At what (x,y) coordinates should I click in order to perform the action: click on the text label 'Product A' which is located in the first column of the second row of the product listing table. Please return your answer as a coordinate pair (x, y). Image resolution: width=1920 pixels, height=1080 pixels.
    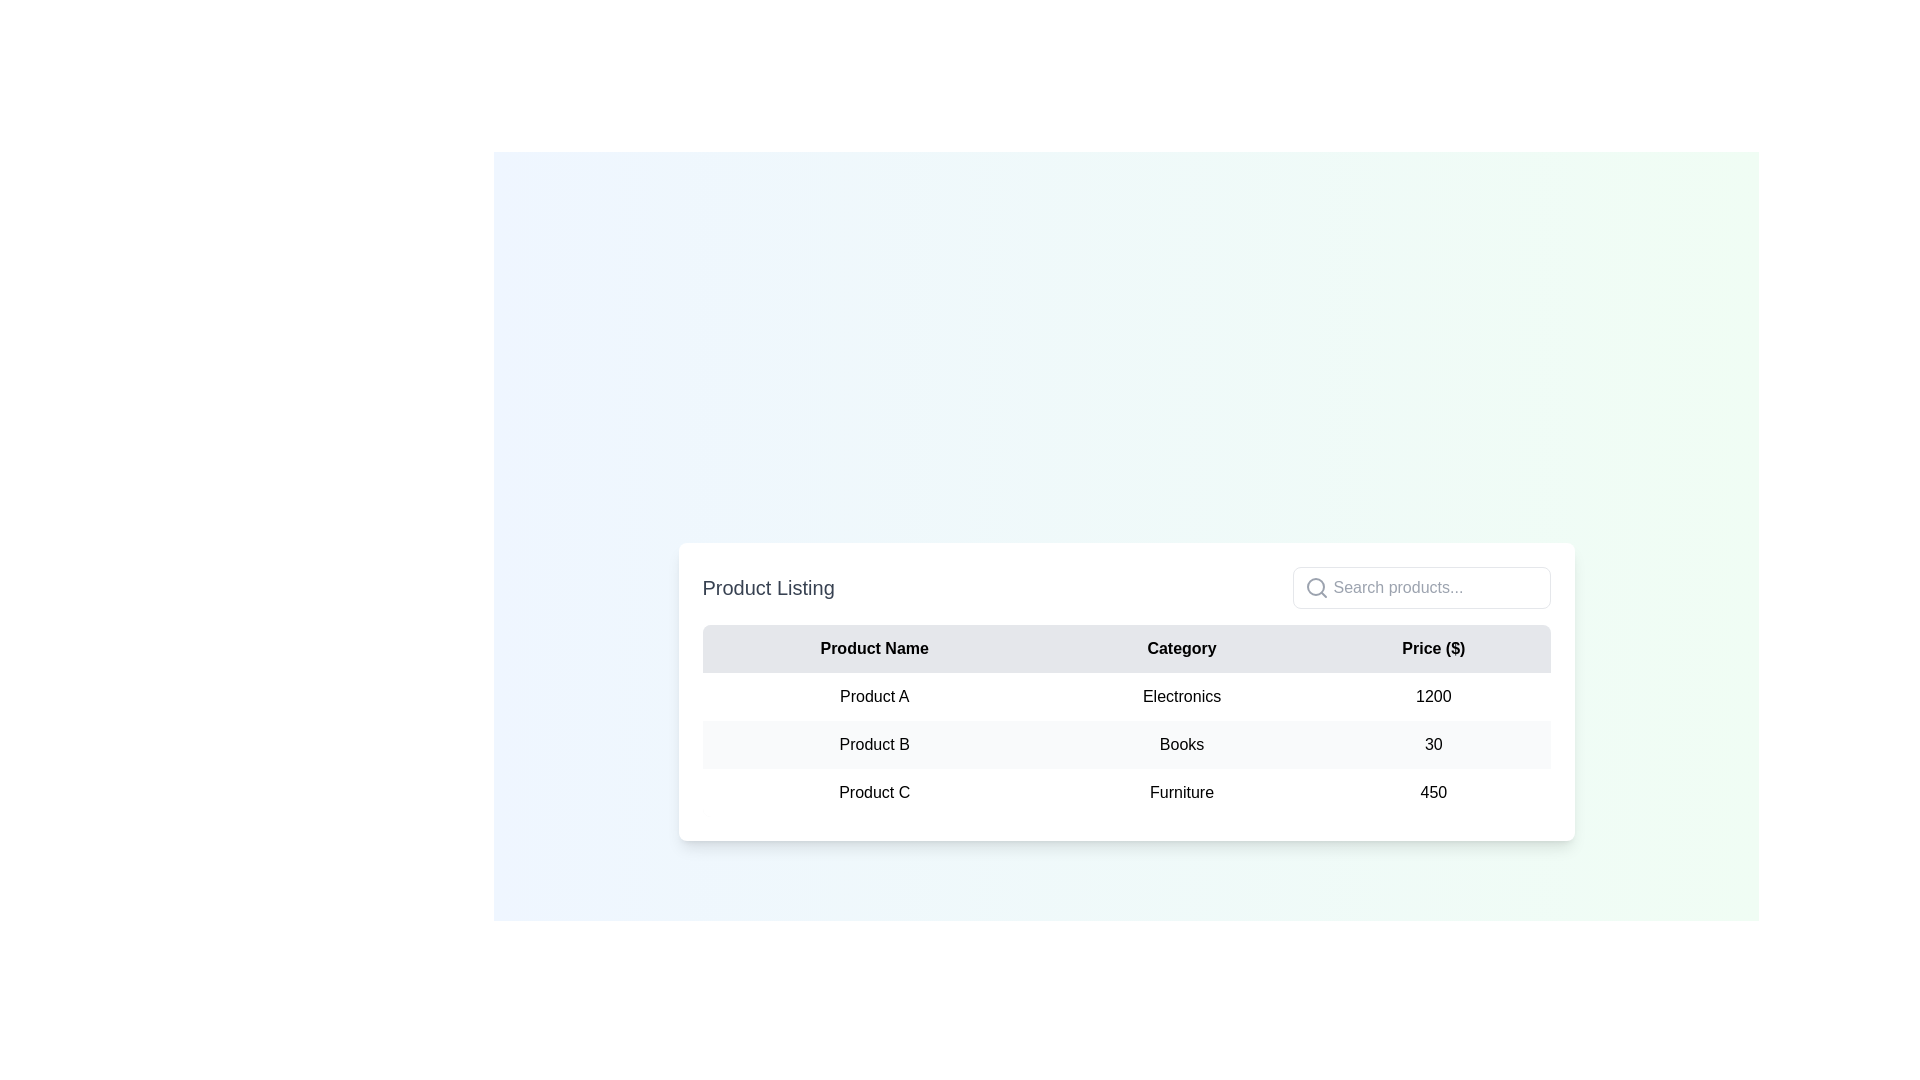
    Looking at the image, I should click on (874, 696).